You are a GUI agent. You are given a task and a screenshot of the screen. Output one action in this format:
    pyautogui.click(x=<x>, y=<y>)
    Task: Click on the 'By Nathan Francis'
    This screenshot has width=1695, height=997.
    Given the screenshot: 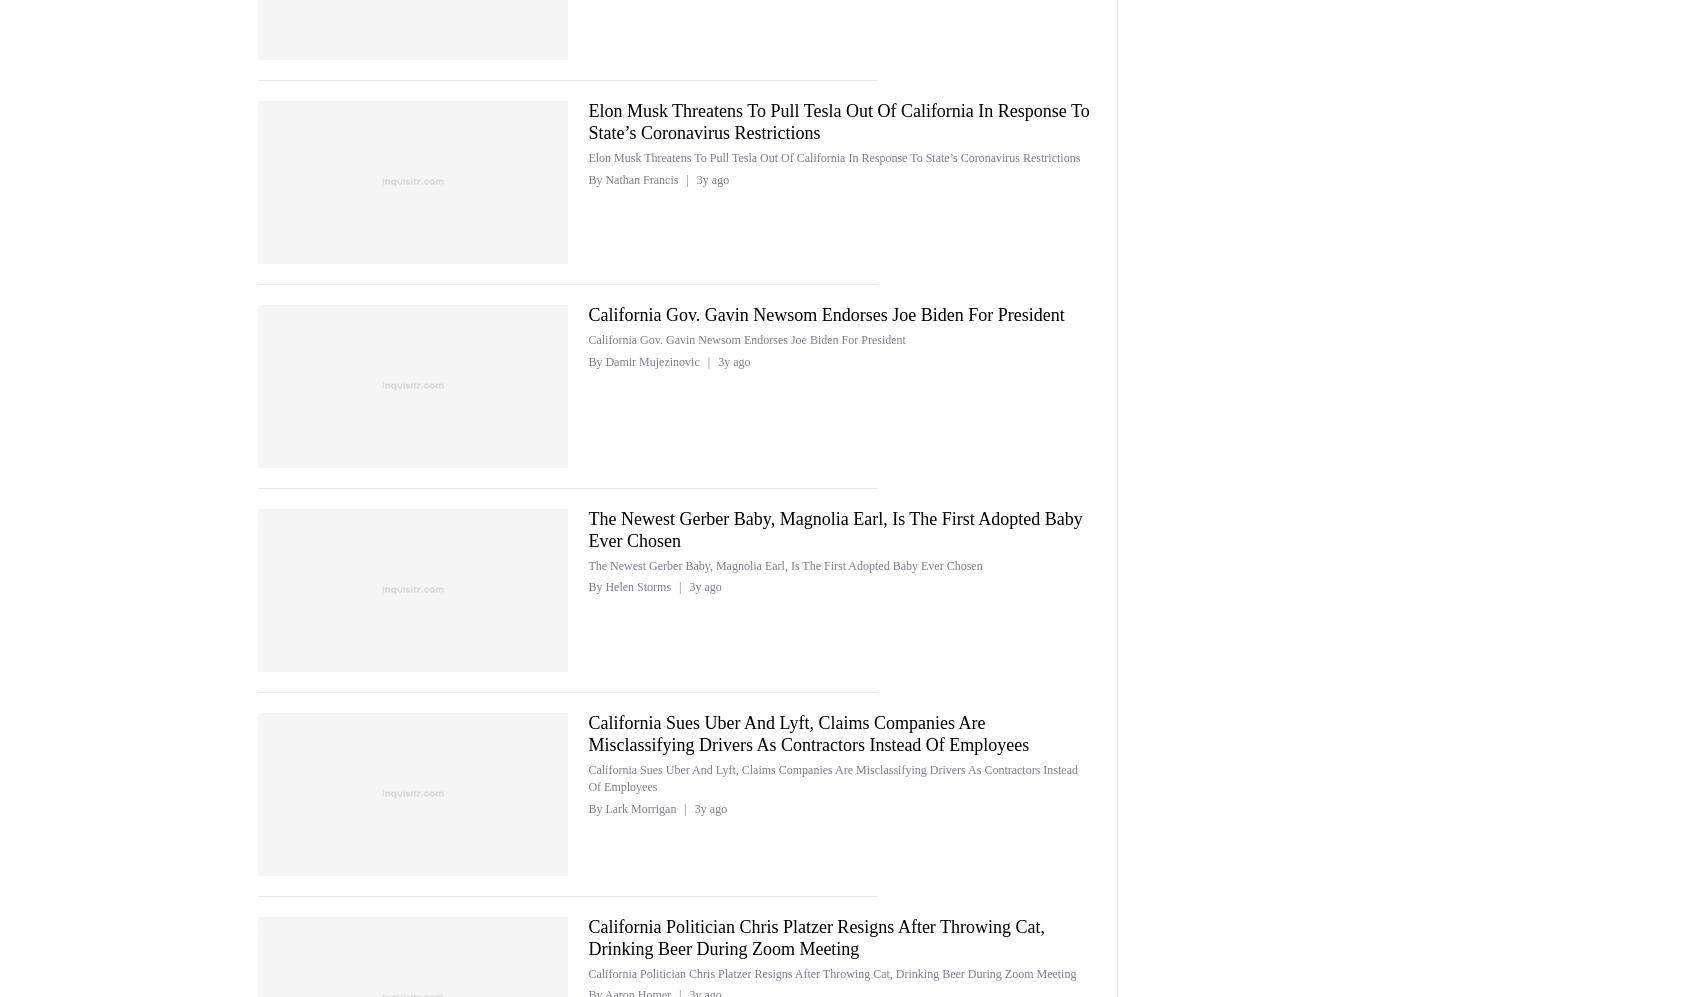 What is the action you would take?
    pyautogui.click(x=633, y=177)
    